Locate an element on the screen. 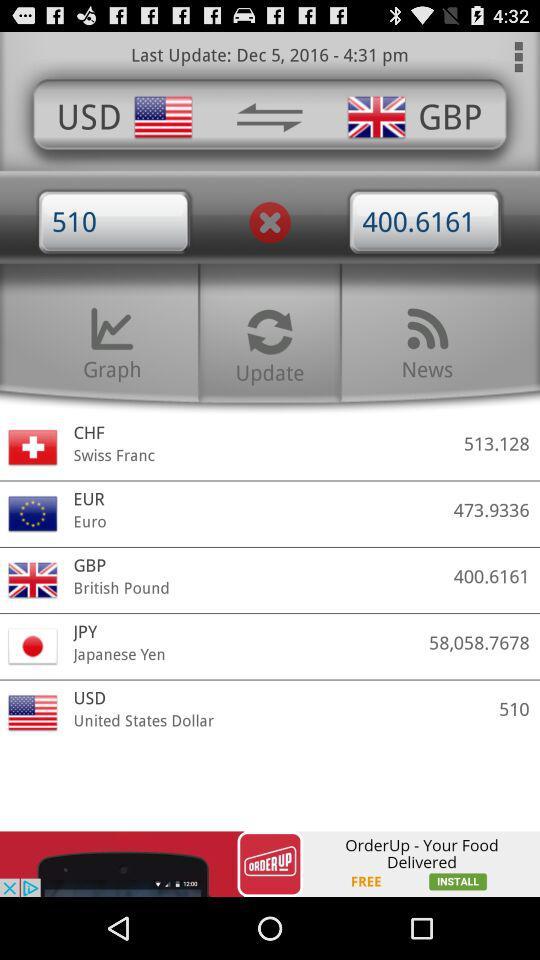 The width and height of the screenshot is (540, 960). dada is located at coordinates (269, 117).